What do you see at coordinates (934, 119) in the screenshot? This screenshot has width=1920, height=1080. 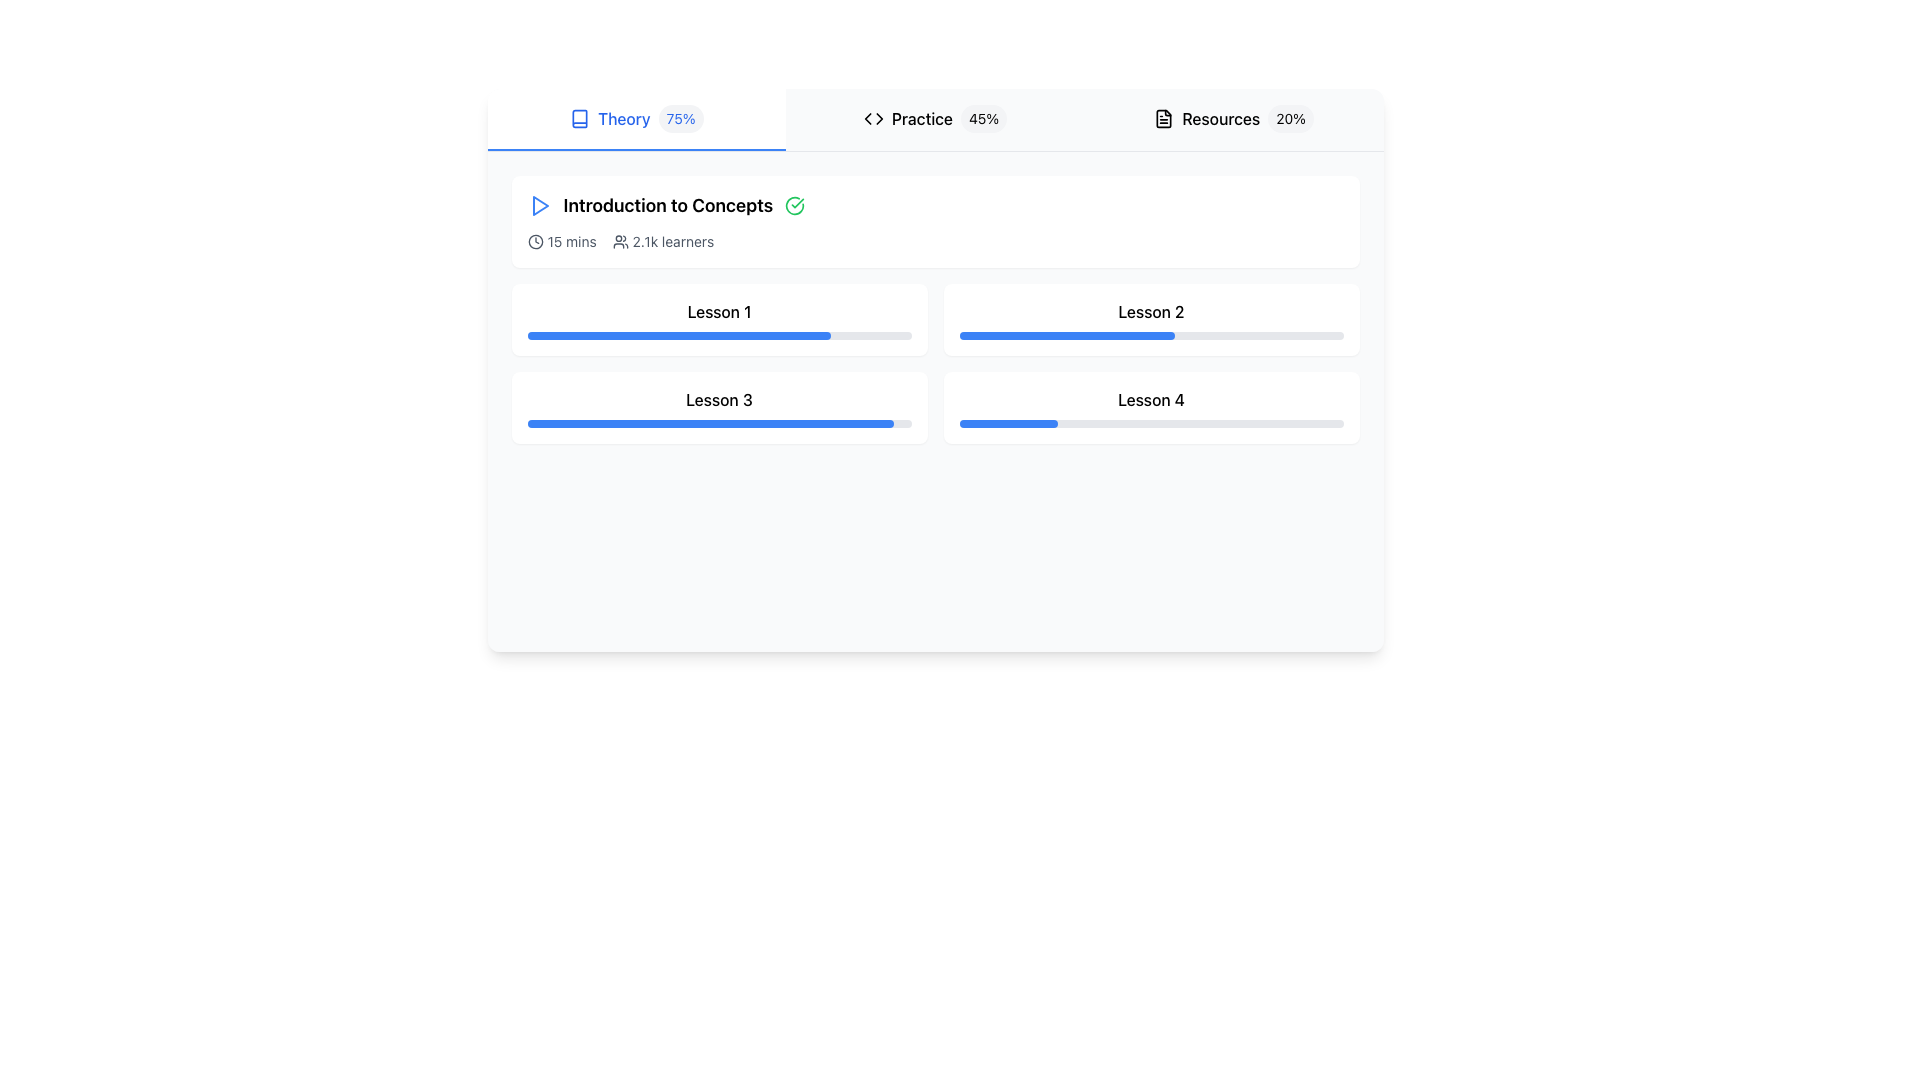 I see `the 'Practice' label in the composite UI component that includes 'Theory', 'Practice', and 'Resources' labels with percentage values` at bounding box center [934, 119].